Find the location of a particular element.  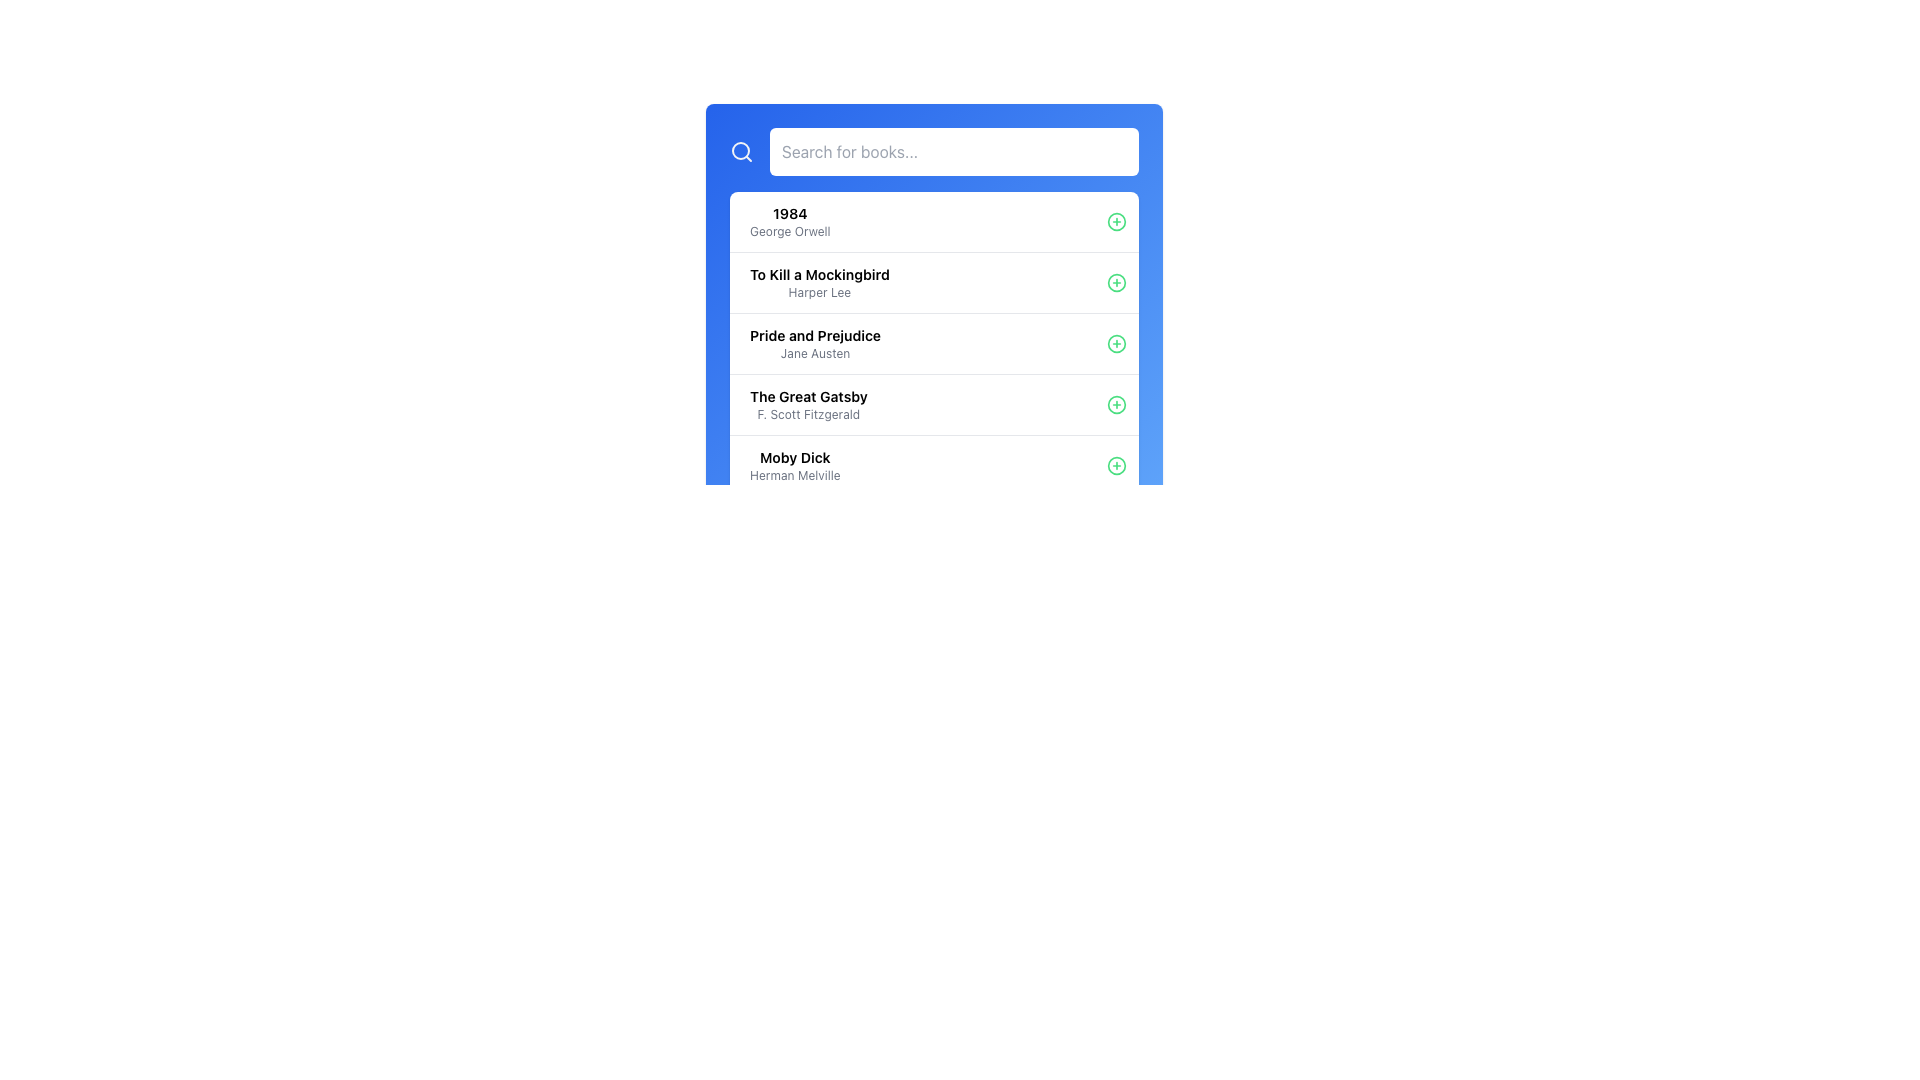

the third list item labeled 'Pride and Prejudice' by Jane Austen is located at coordinates (933, 342).